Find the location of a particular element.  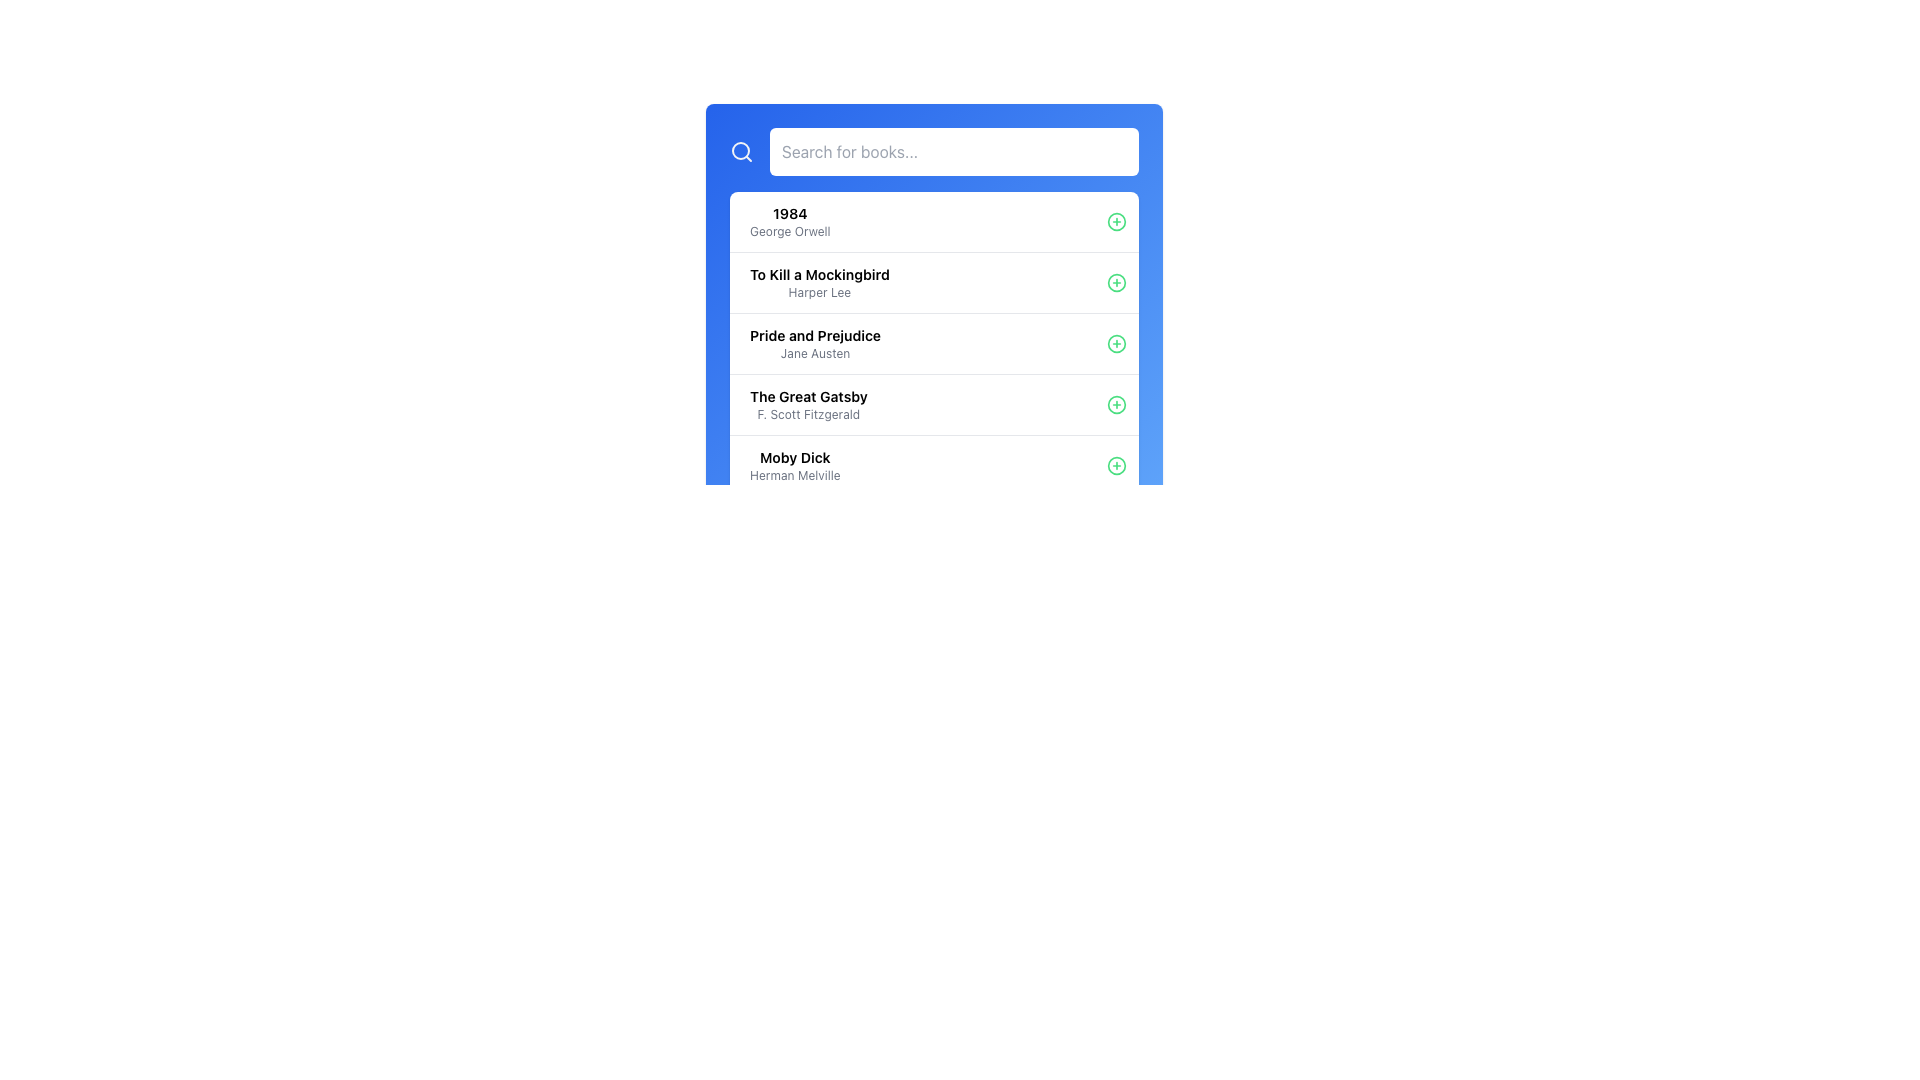

the third list item labeled 'Pride and Prejudice' by Jane Austen is located at coordinates (933, 342).